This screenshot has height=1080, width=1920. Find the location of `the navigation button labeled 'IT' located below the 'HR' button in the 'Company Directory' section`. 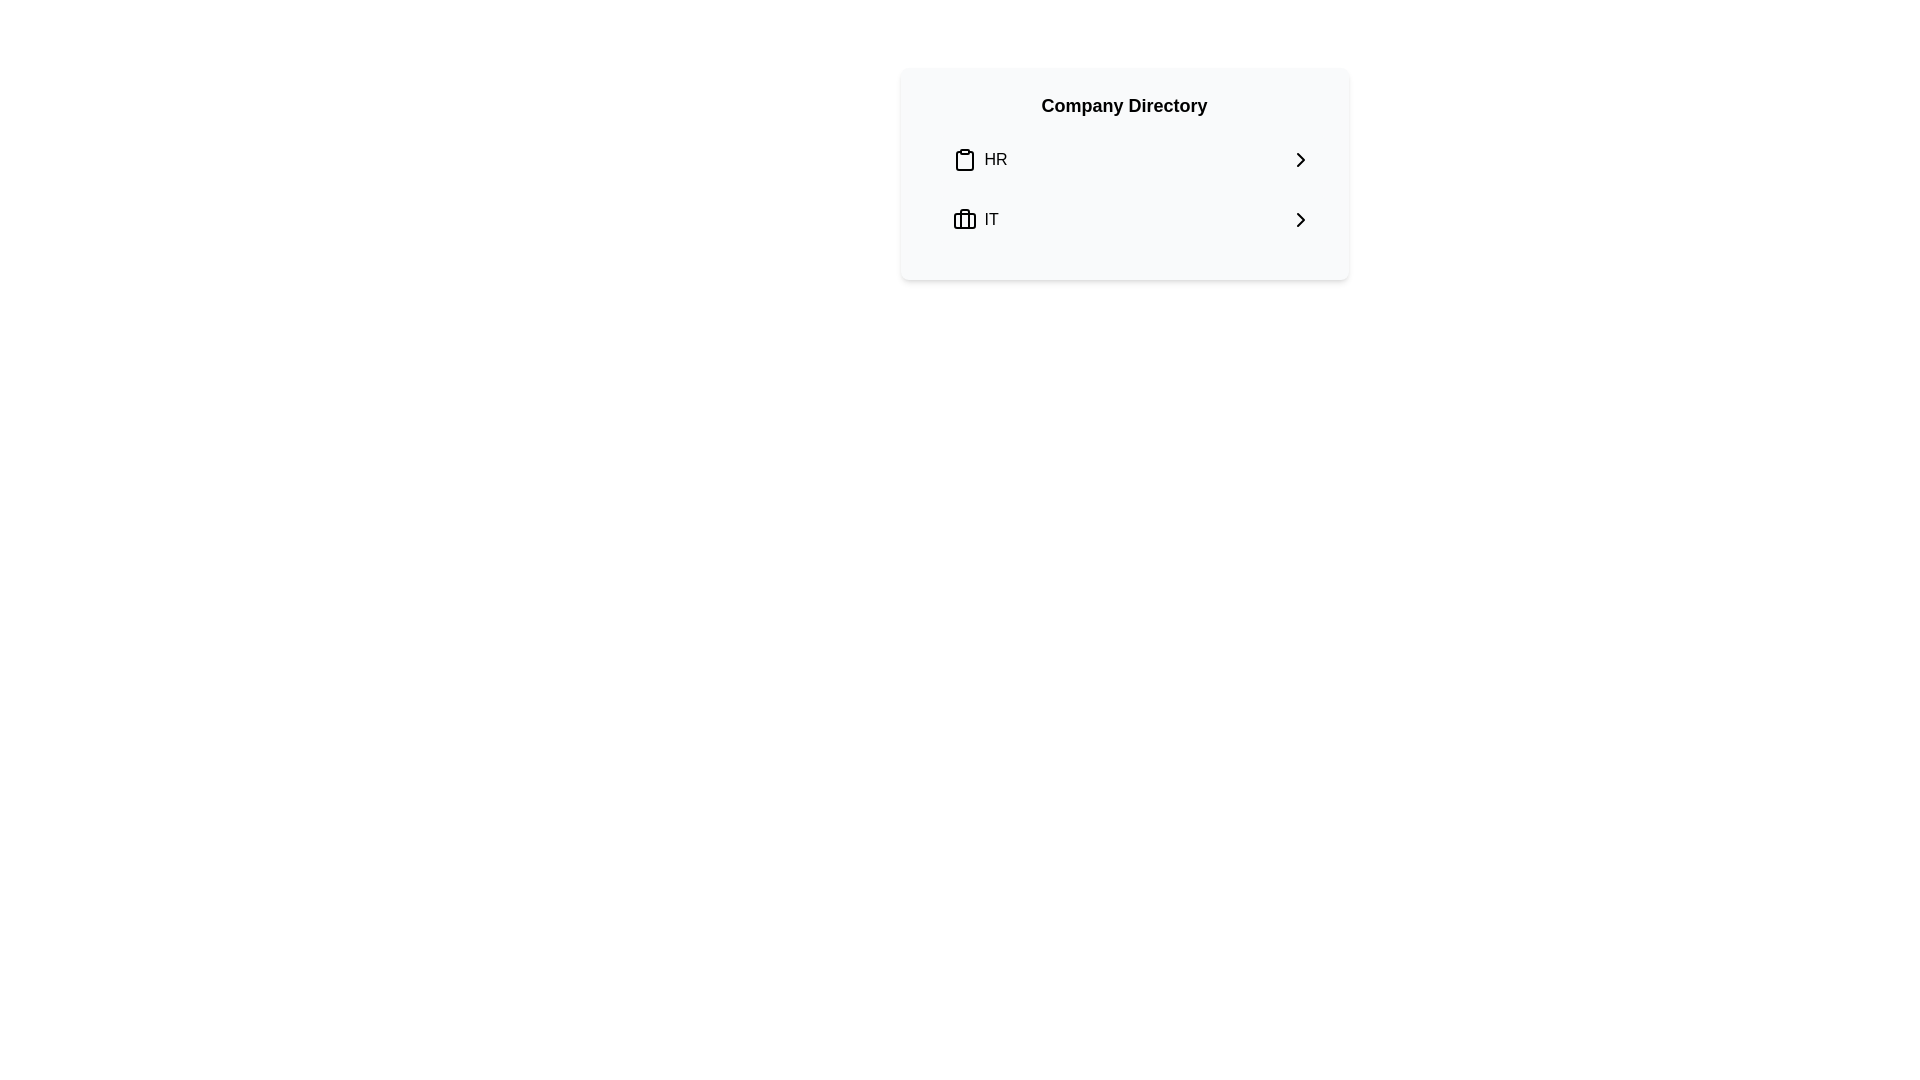

the navigation button labeled 'IT' located below the 'HR' button in the 'Company Directory' section is located at coordinates (1132, 219).